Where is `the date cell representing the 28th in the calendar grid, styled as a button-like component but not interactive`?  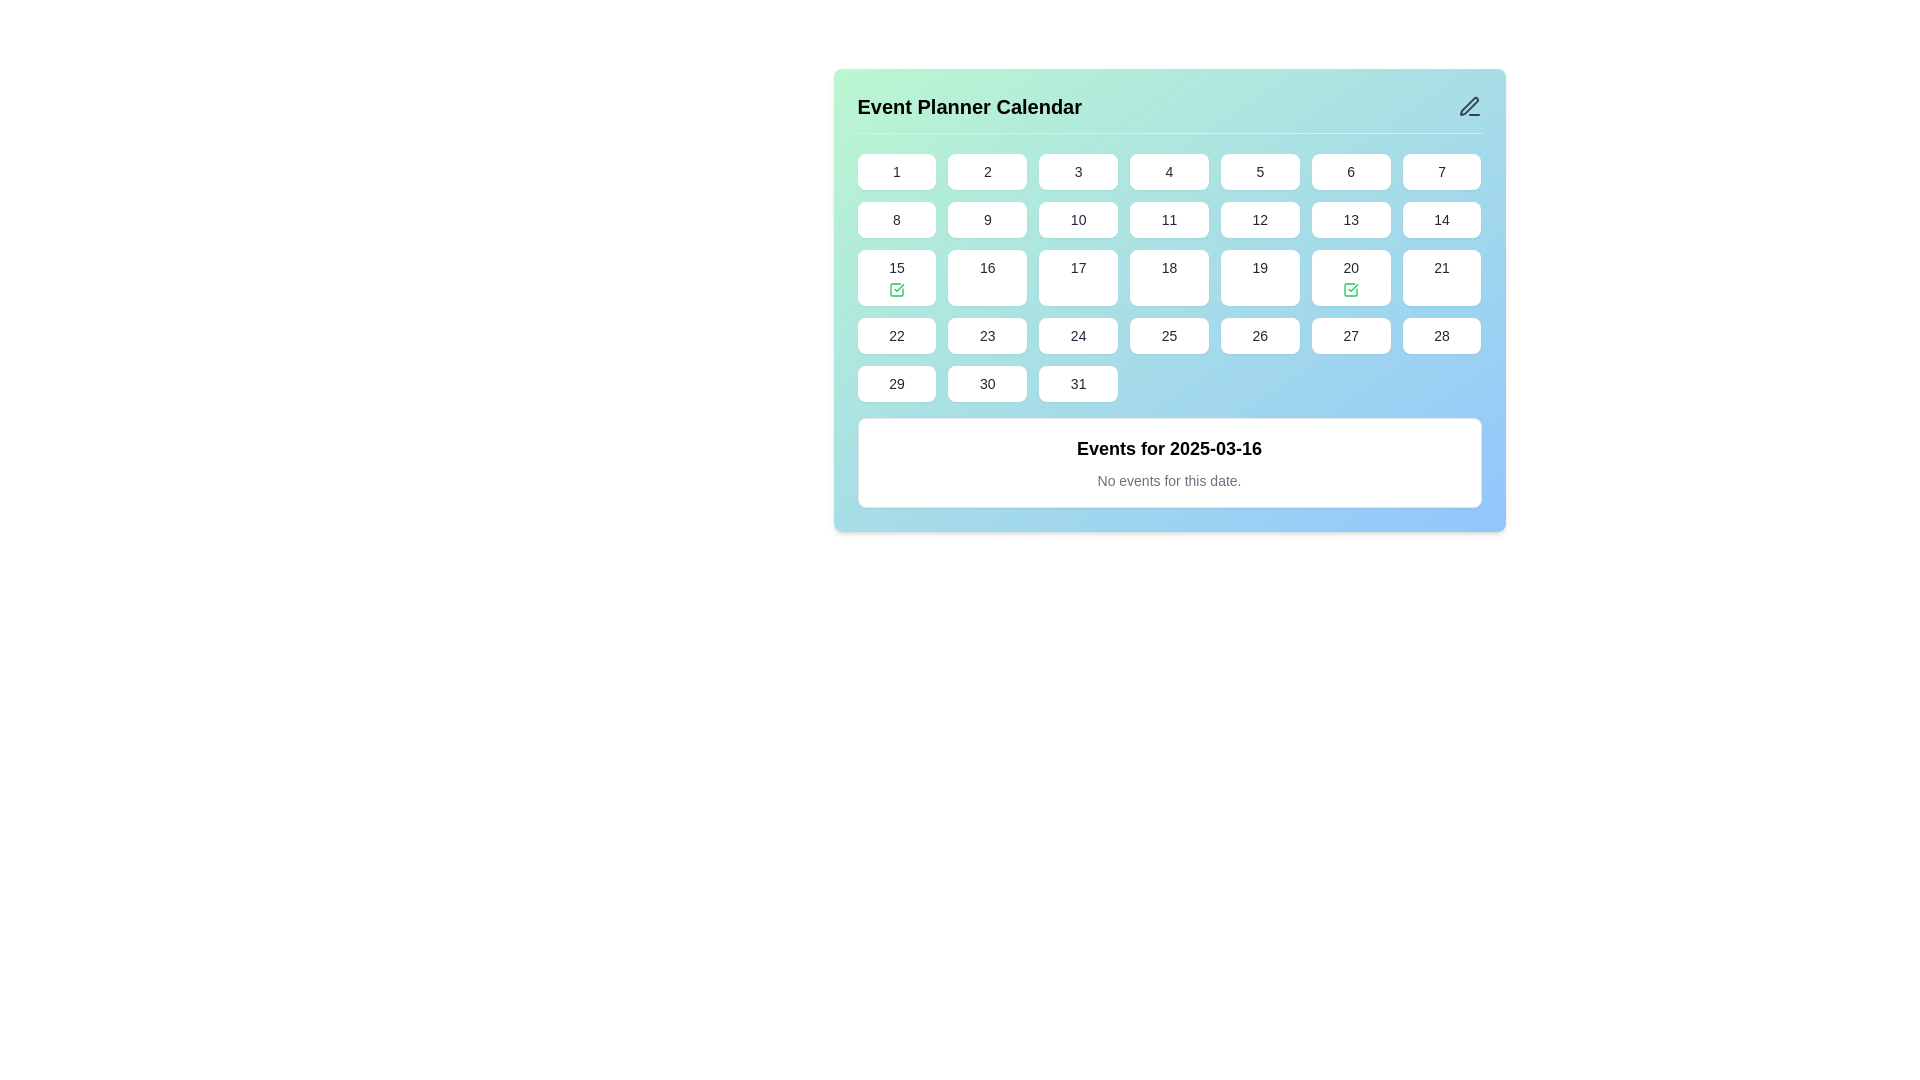
the date cell representing the 28th in the calendar grid, styled as a button-like component but not interactive is located at coordinates (1442, 334).